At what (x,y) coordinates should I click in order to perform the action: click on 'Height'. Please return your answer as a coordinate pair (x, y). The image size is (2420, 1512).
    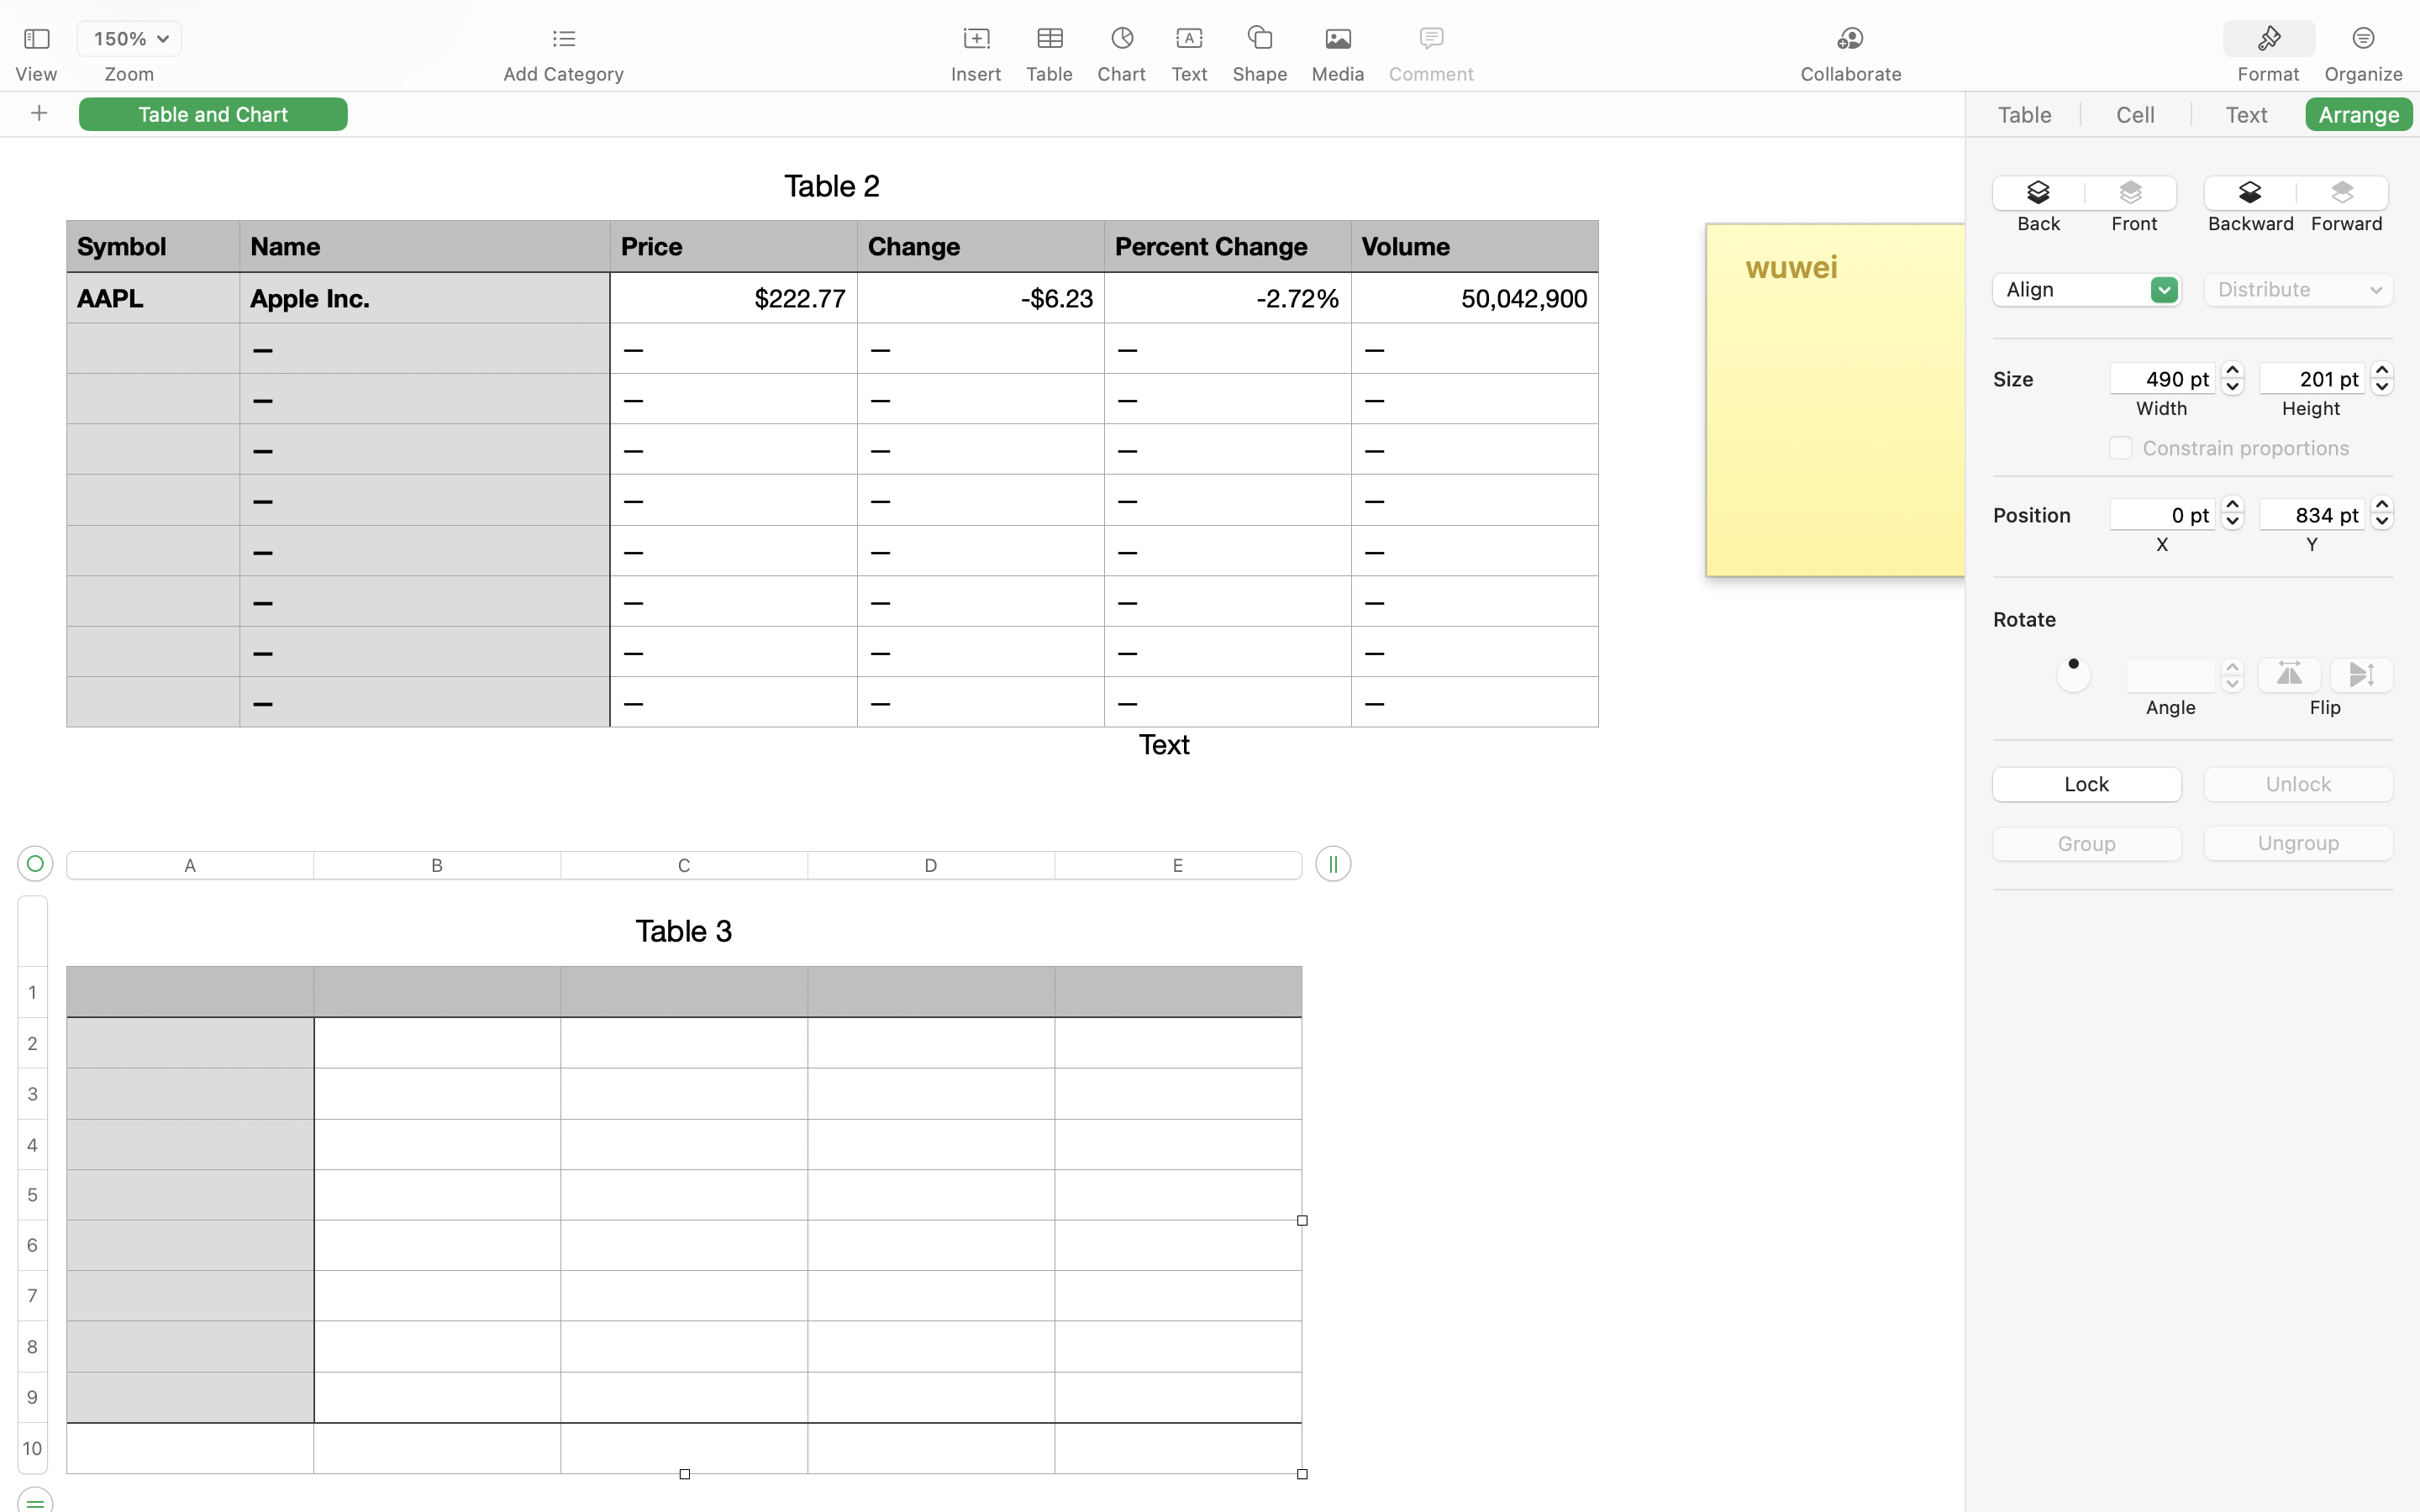
    Looking at the image, I should click on (2310, 407).